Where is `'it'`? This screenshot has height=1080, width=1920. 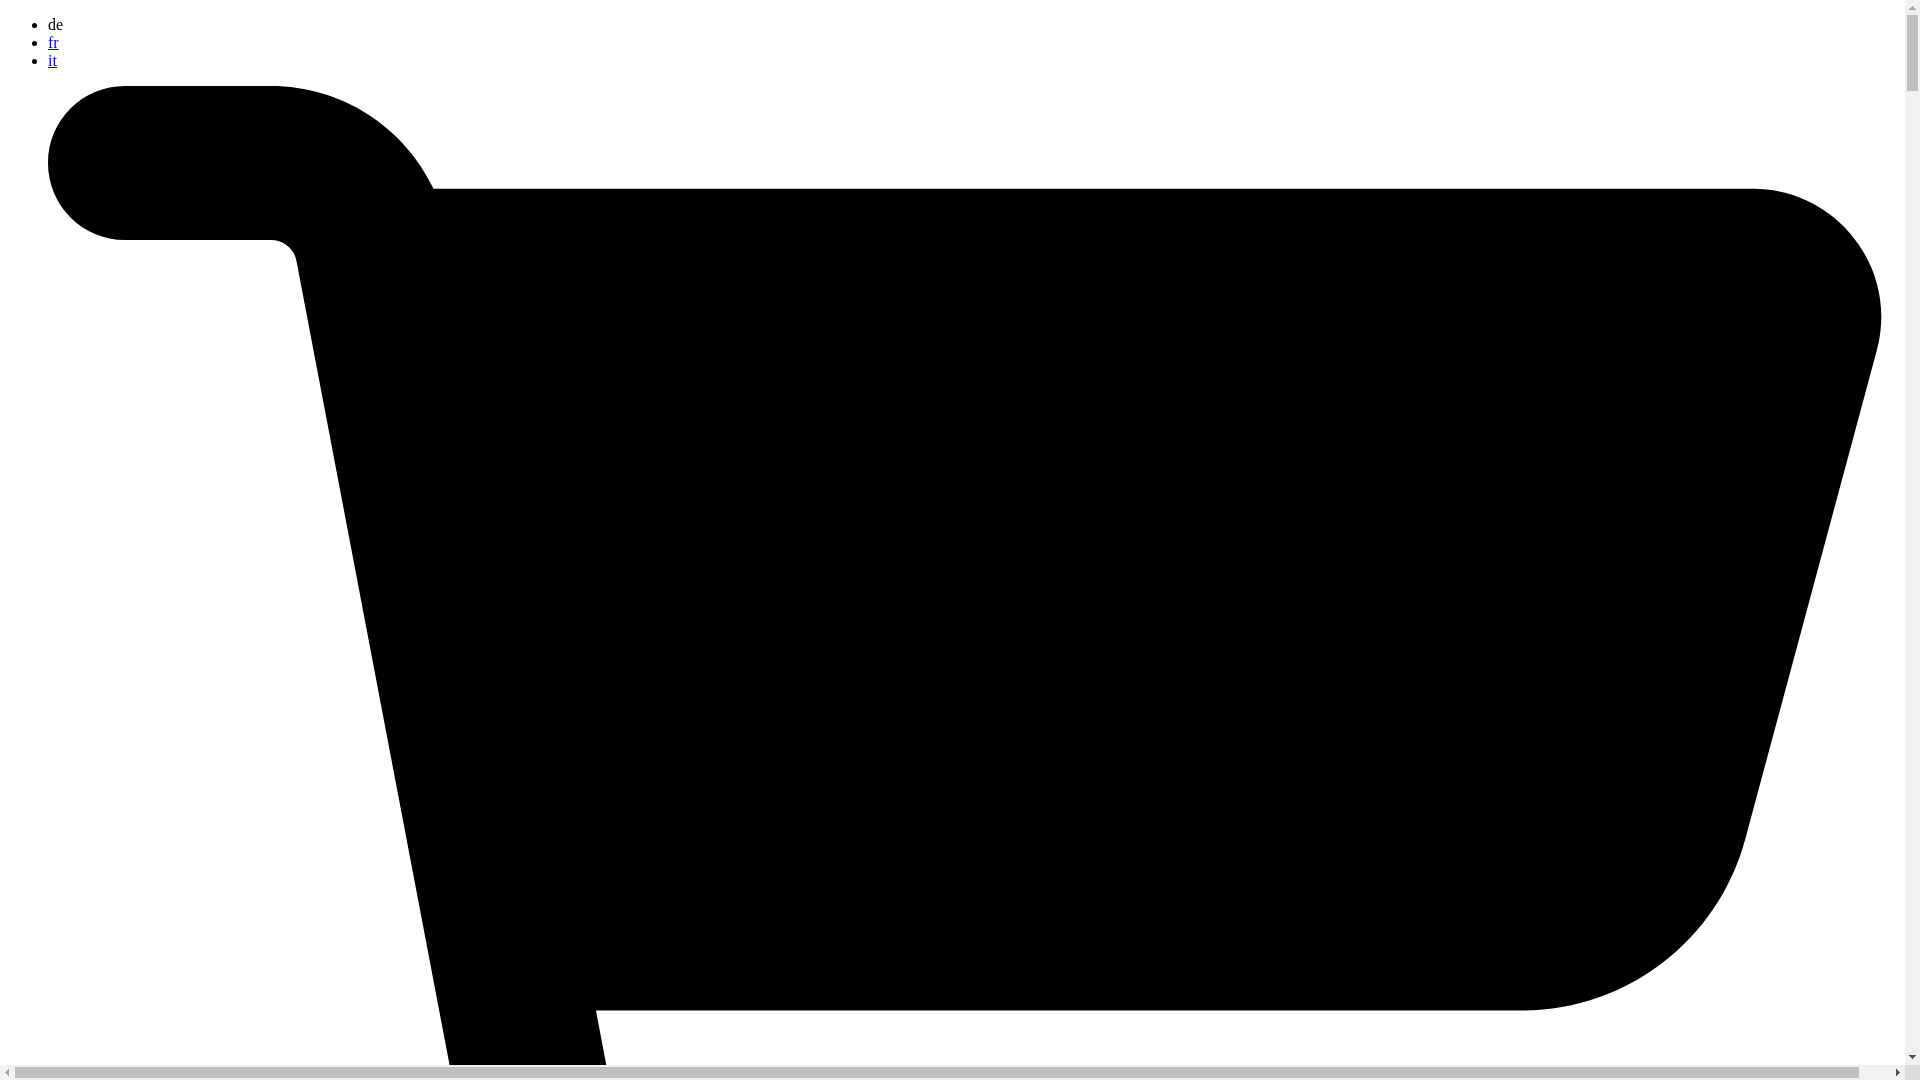
'it' is located at coordinates (52, 59).